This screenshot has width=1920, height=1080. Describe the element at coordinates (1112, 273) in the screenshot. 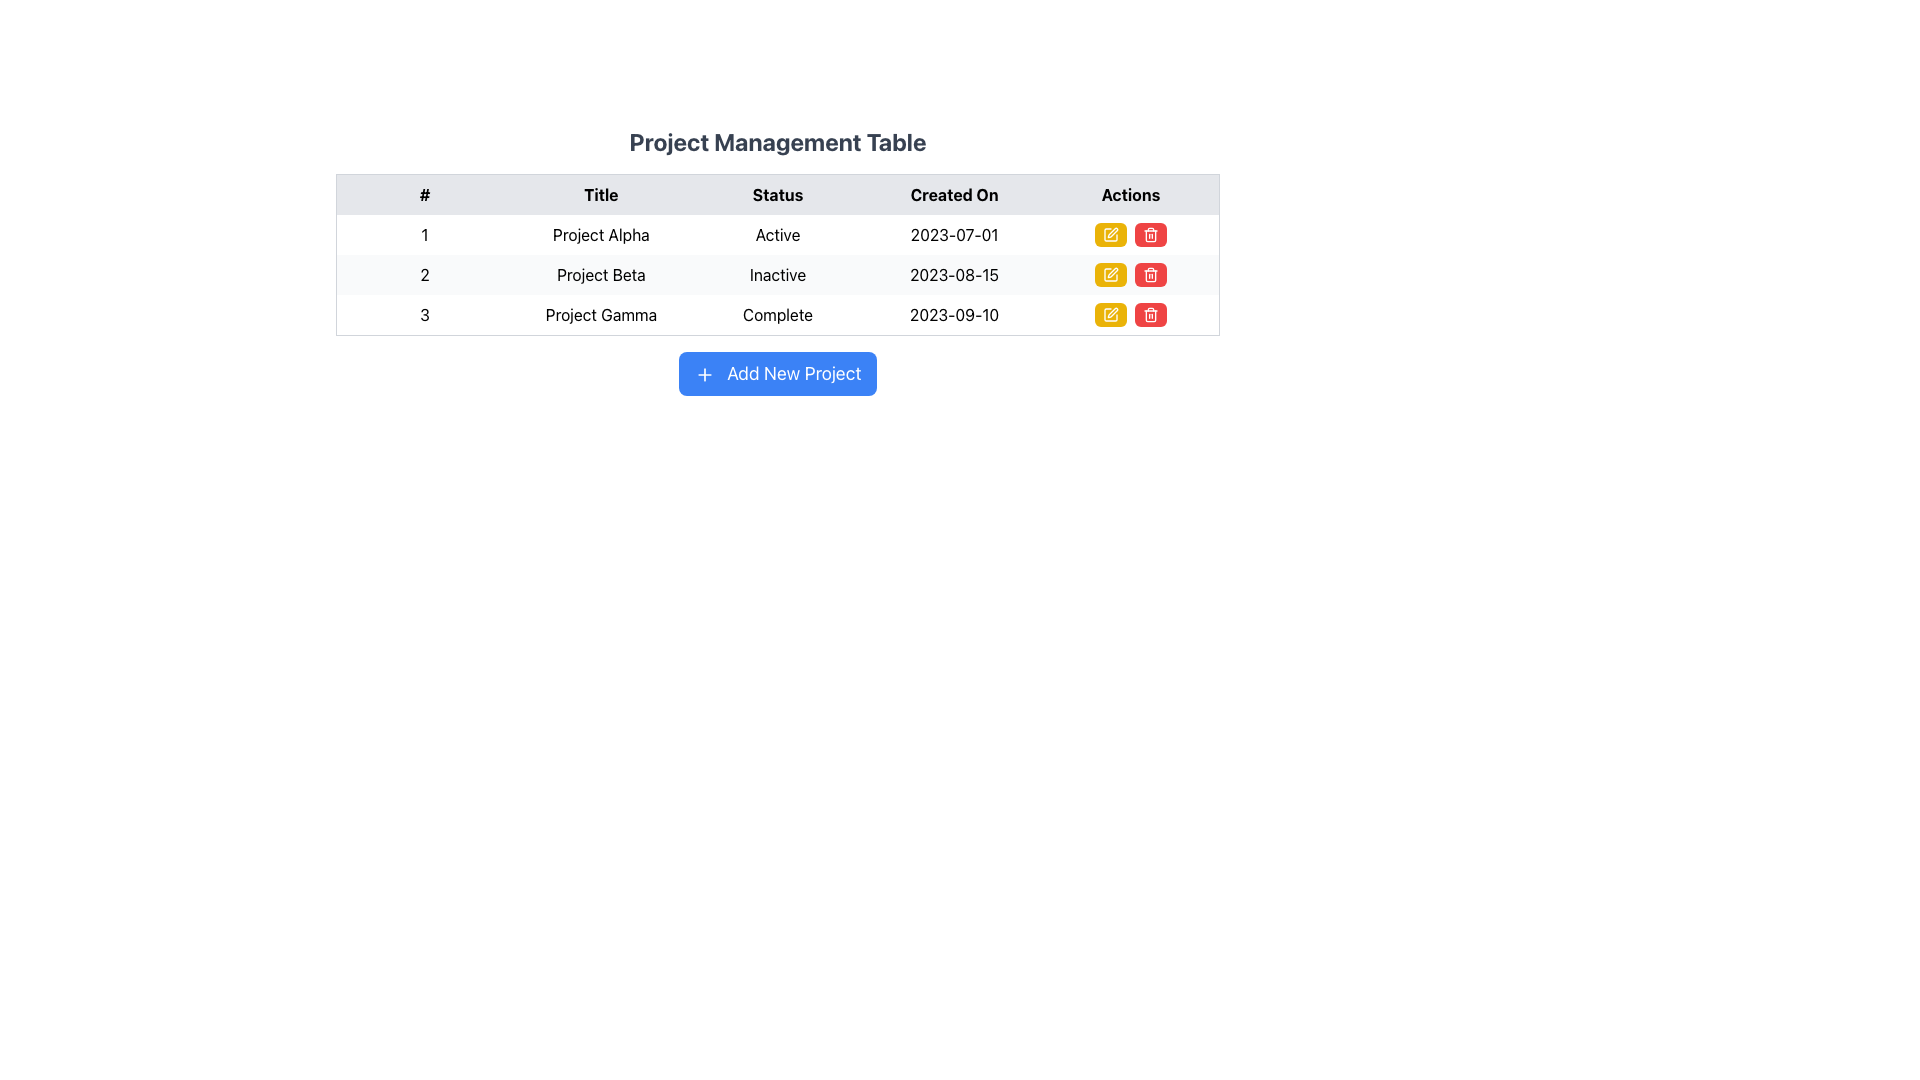

I see `the edit icon in the yellow edit button located in the second row of the 'Actions' column to initiate edit mode for 'Project Beta'` at that location.